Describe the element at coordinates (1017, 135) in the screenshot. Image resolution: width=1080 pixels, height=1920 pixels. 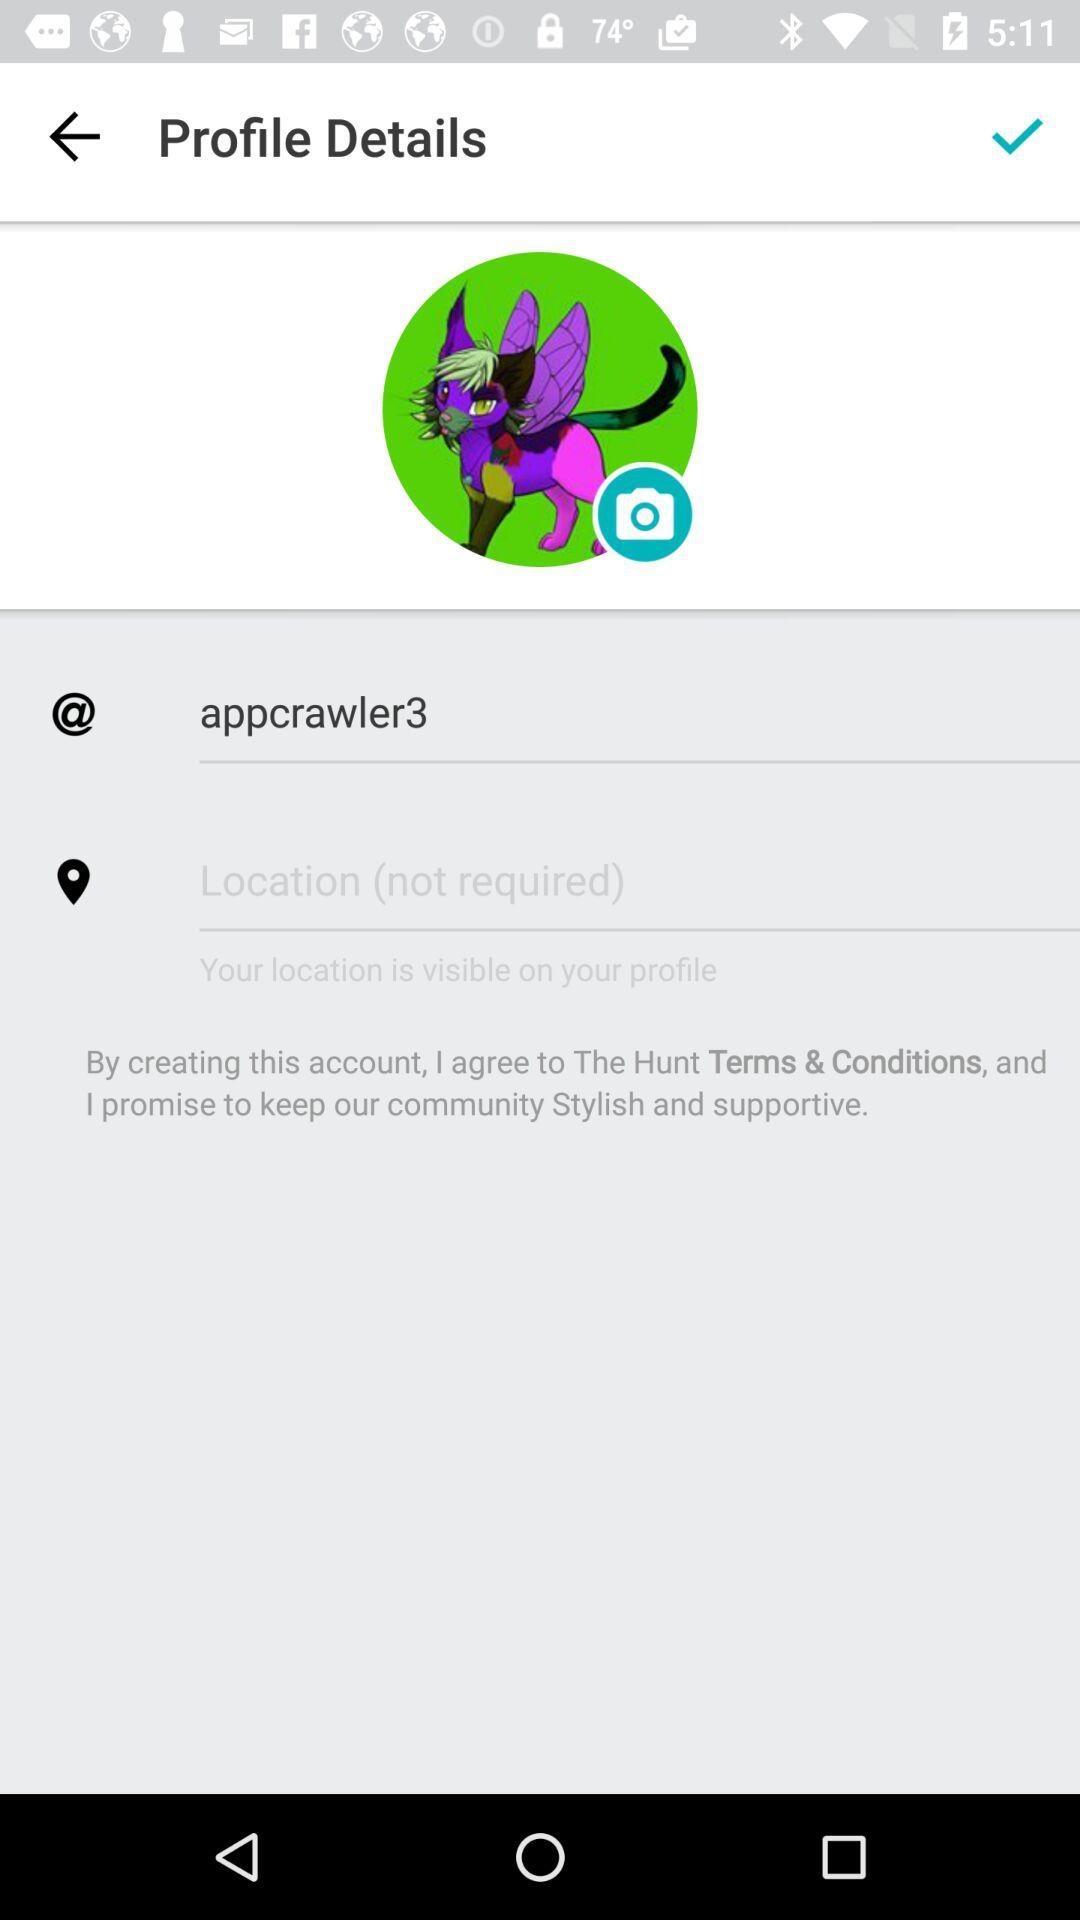
I see `profile detail save button` at that location.